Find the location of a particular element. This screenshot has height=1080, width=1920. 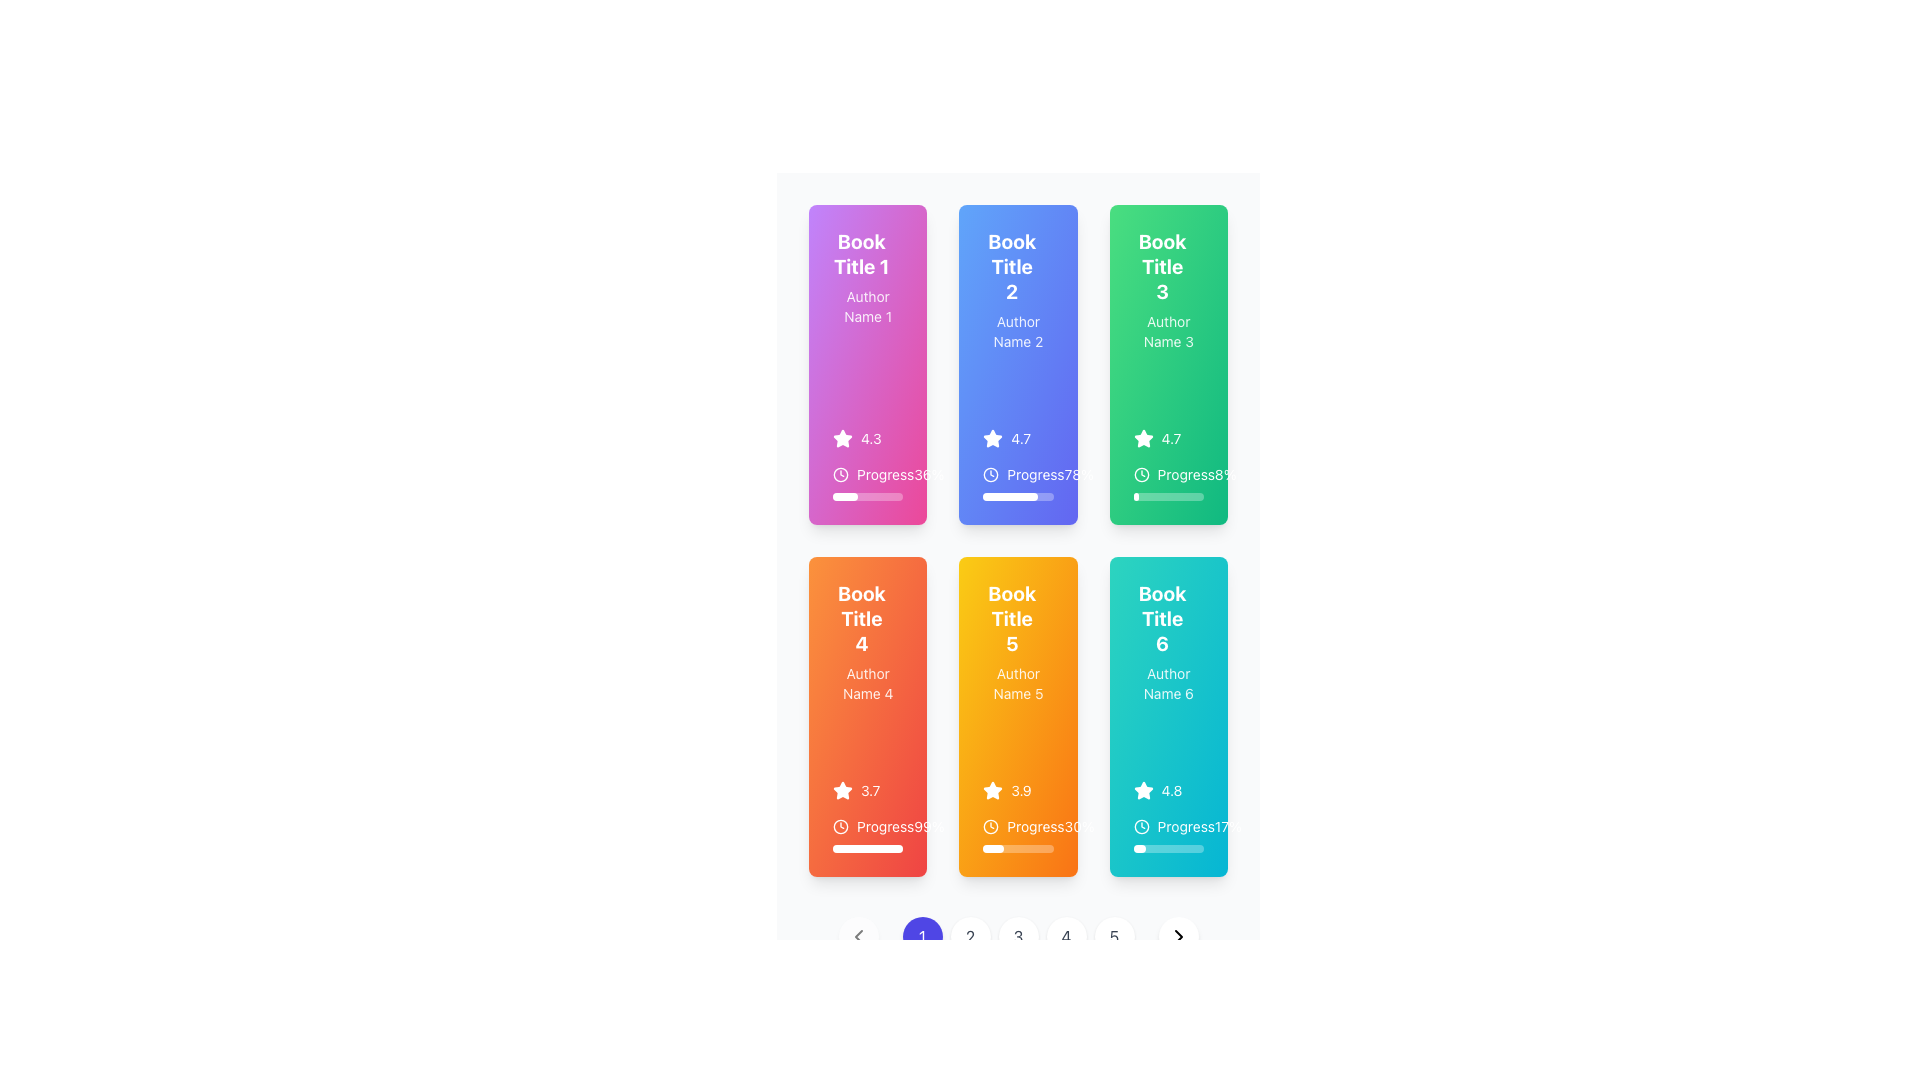

the star-shaped icon that represents a rating symbol for the associated book, located to the left of the numeric rating value '4.7' is located at coordinates (1143, 438).